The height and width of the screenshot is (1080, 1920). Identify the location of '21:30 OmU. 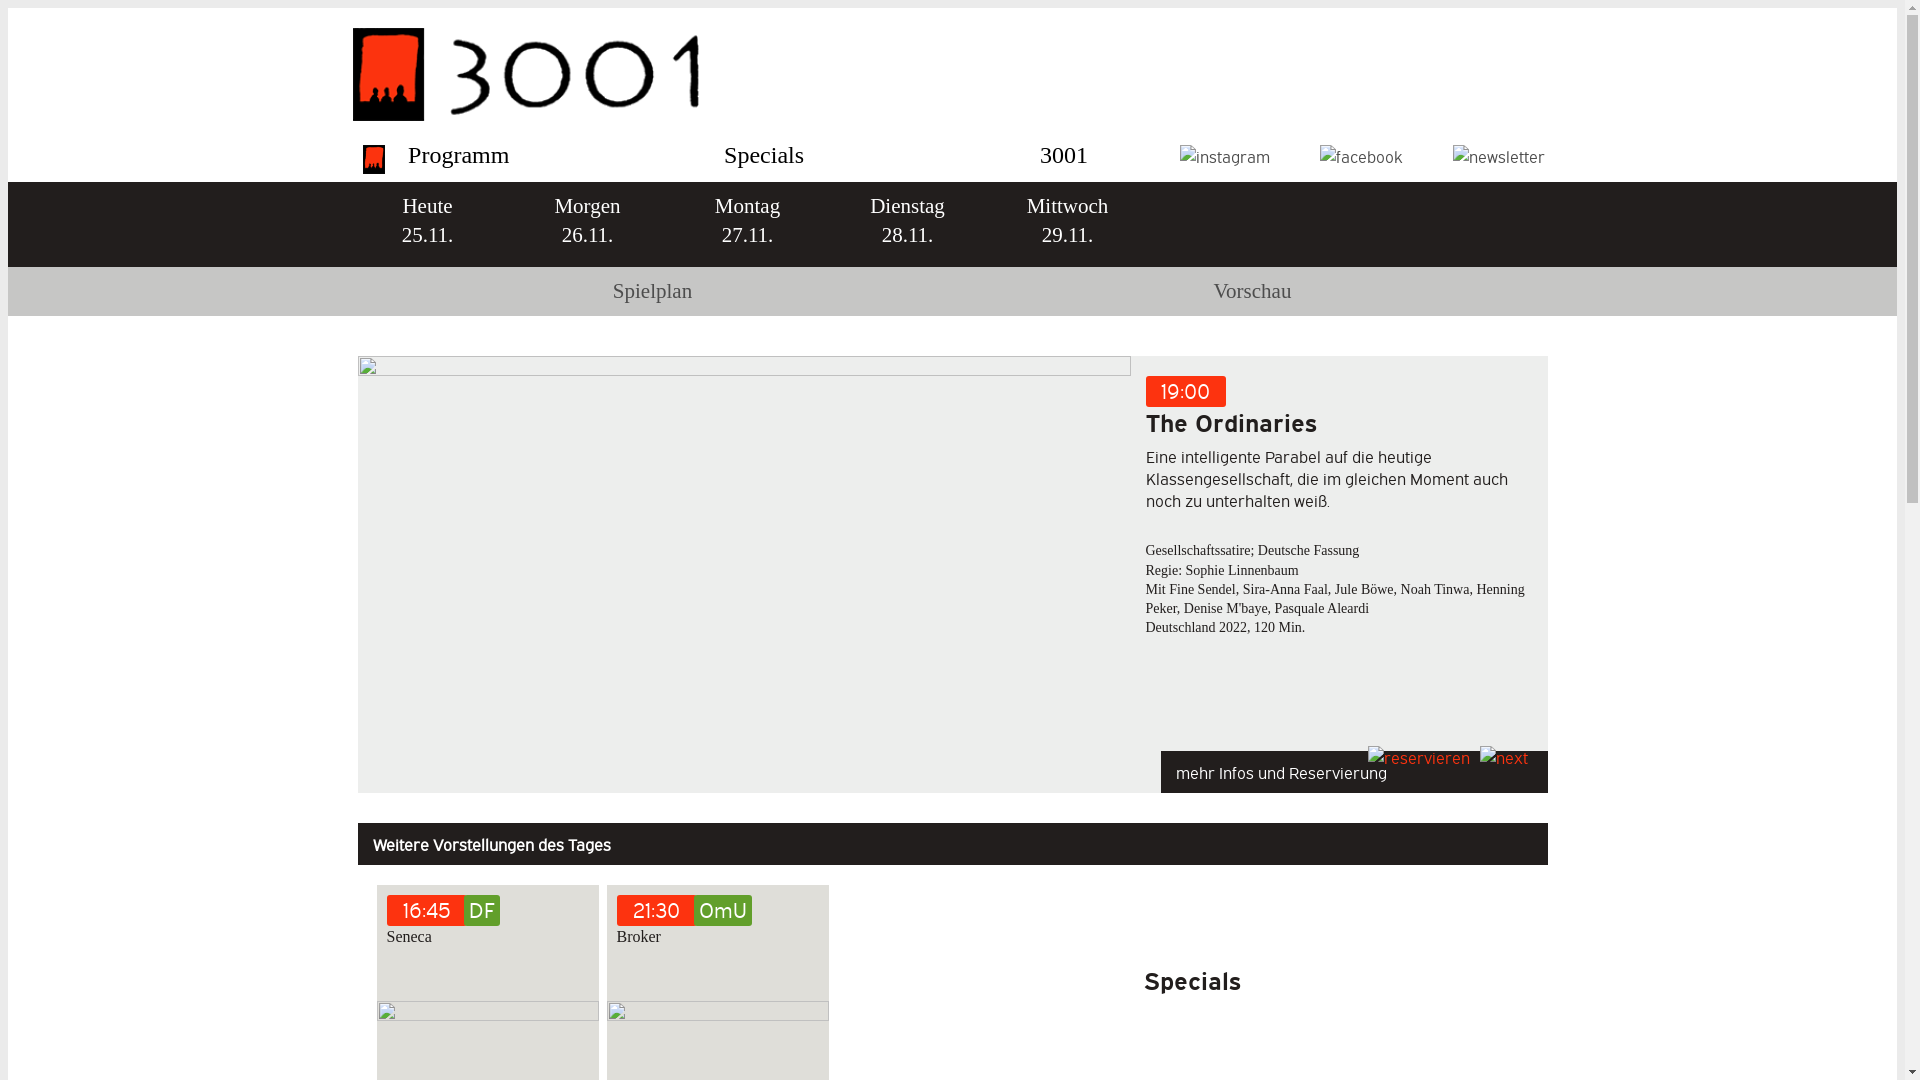
(716, 924).